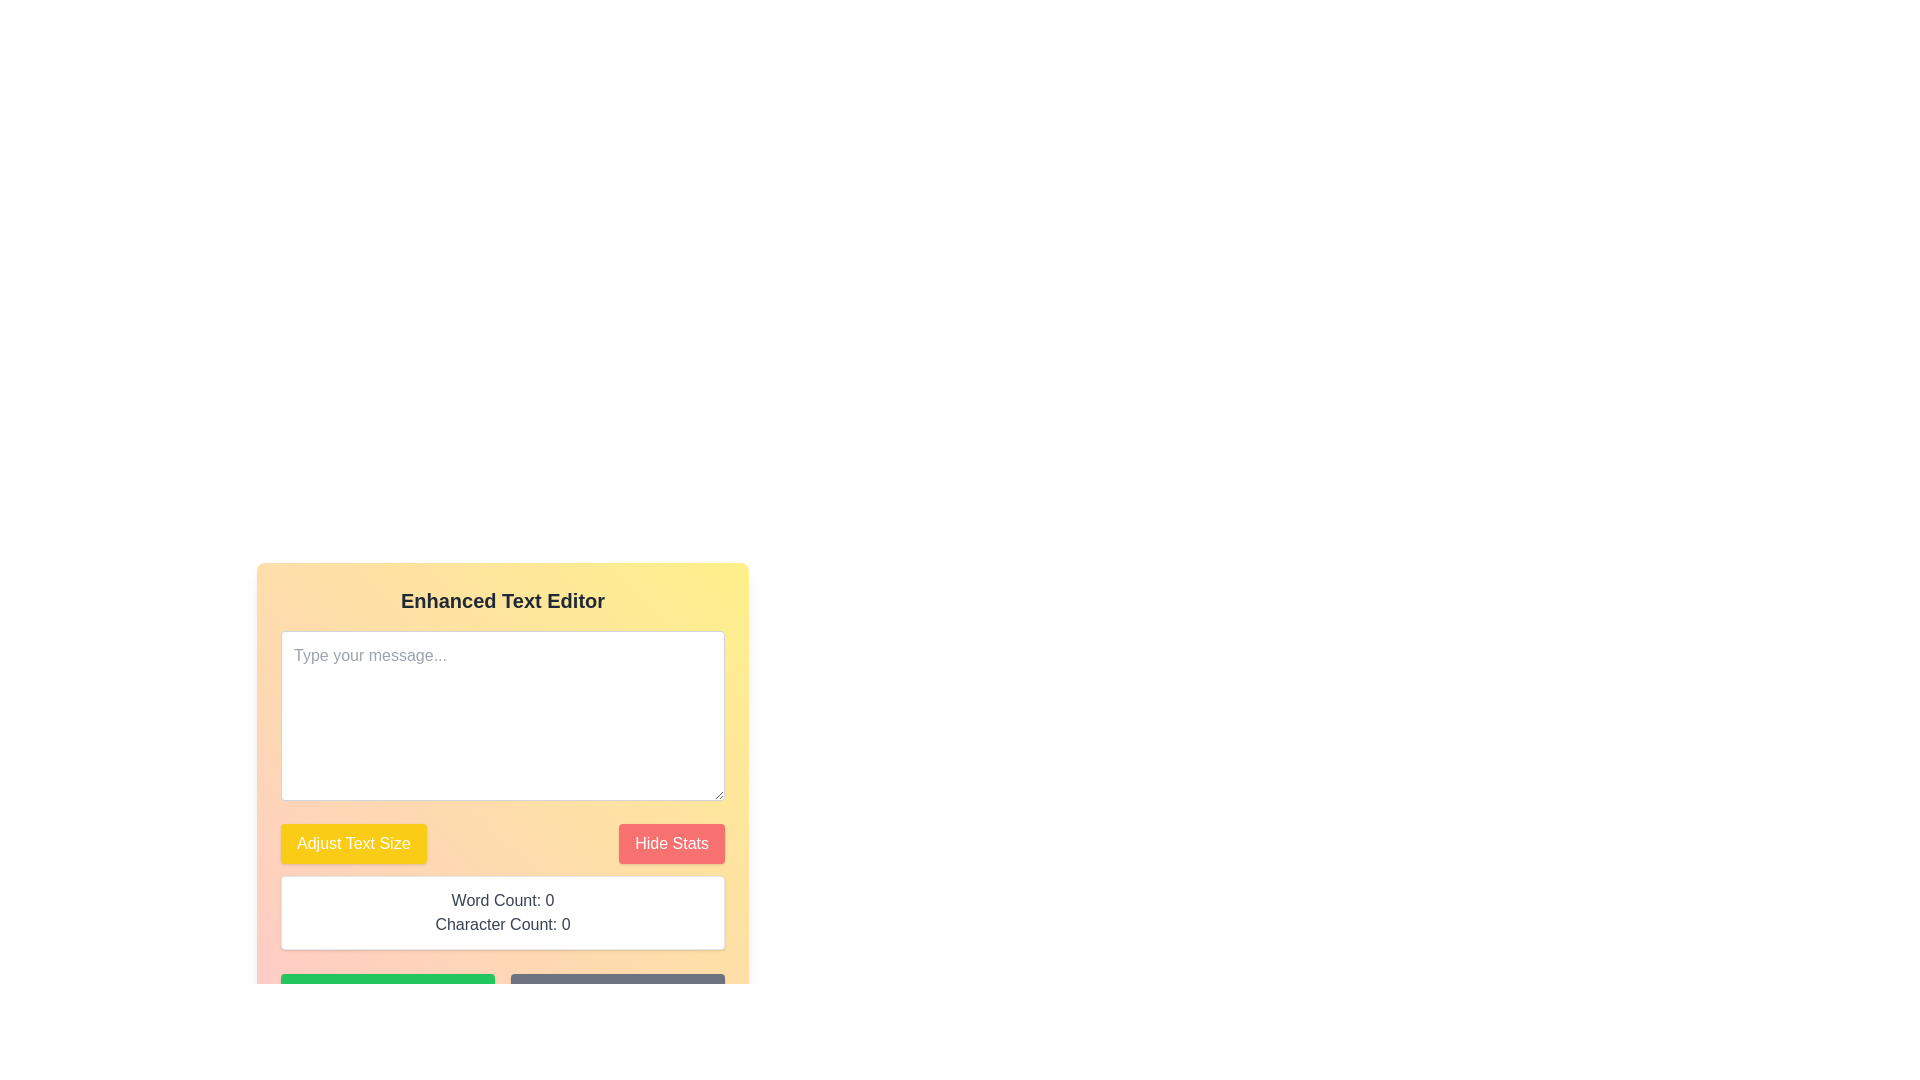 The height and width of the screenshot is (1080, 1920). What do you see at coordinates (503, 994) in the screenshot?
I see `the button group containing the 'Save' and 'Clear' buttons` at bounding box center [503, 994].